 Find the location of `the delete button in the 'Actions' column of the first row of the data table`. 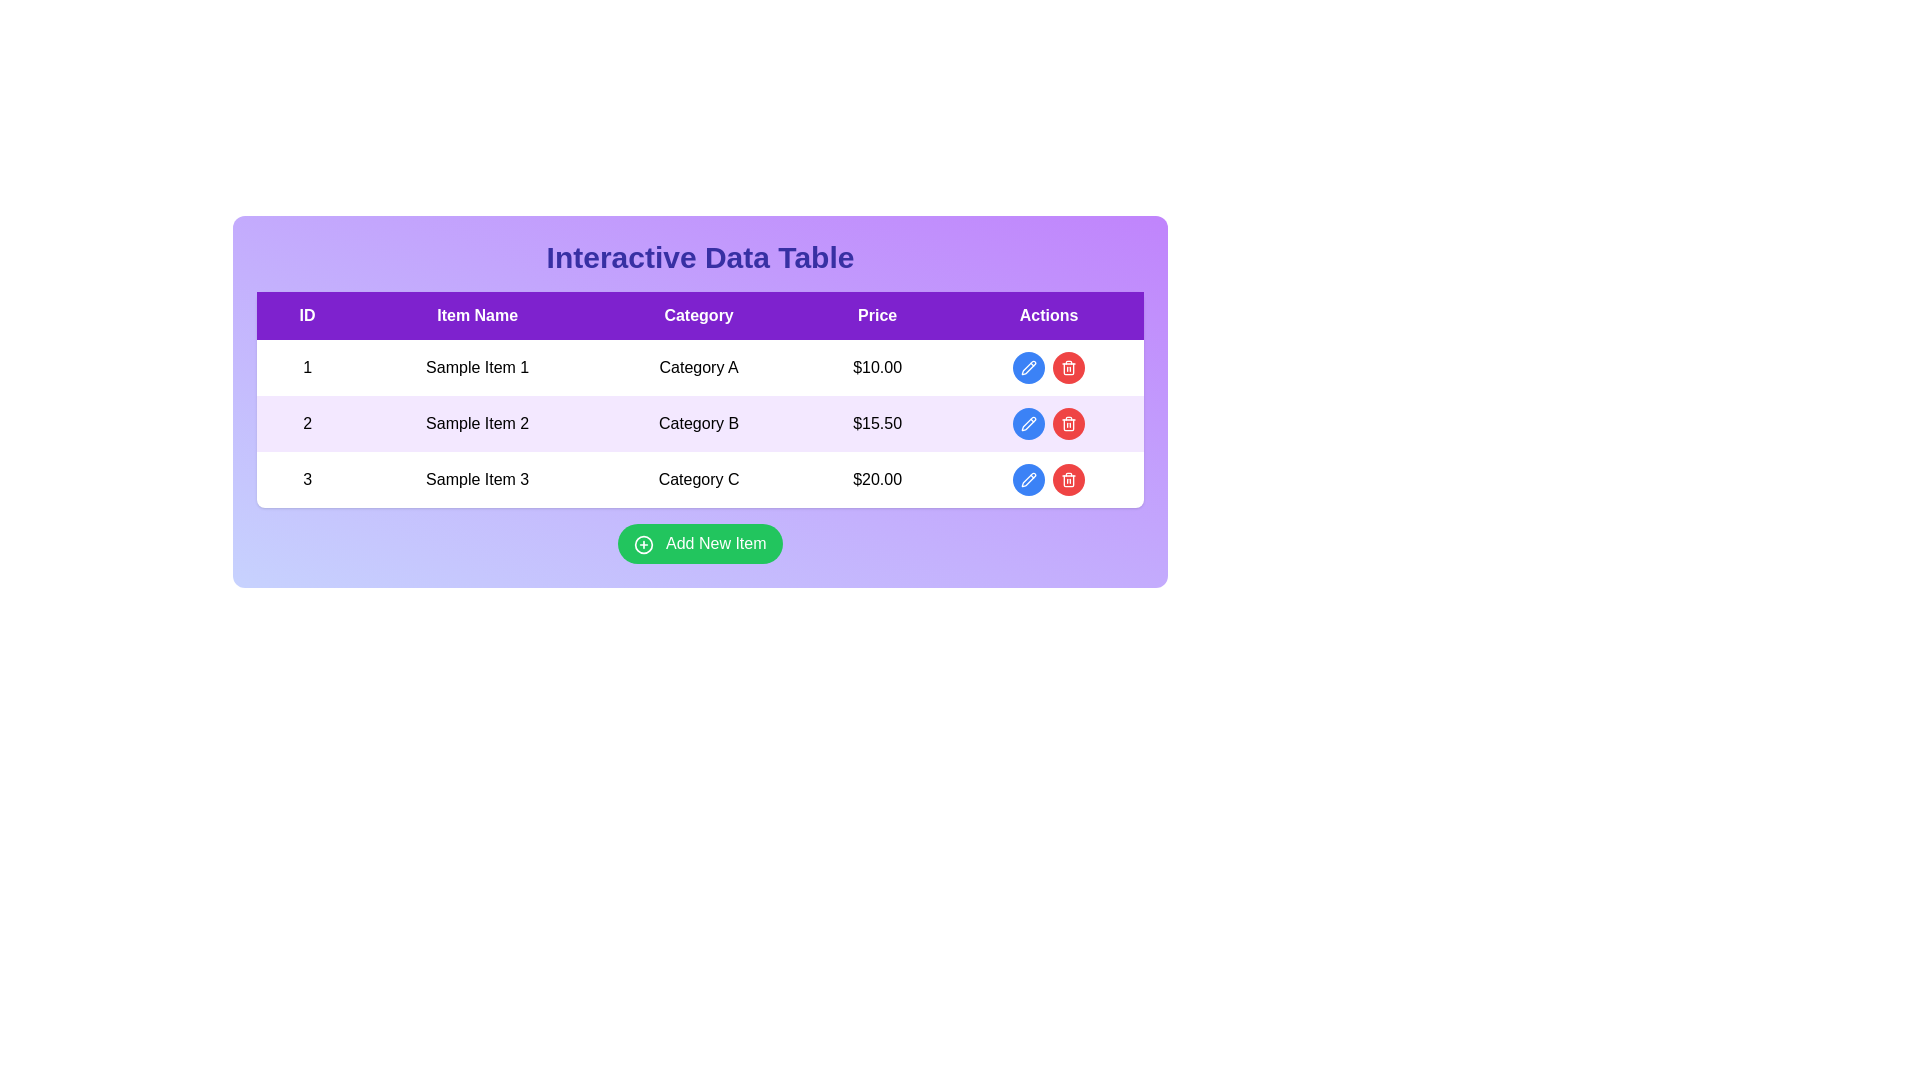

the delete button in the 'Actions' column of the first row of the data table is located at coordinates (1068, 367).